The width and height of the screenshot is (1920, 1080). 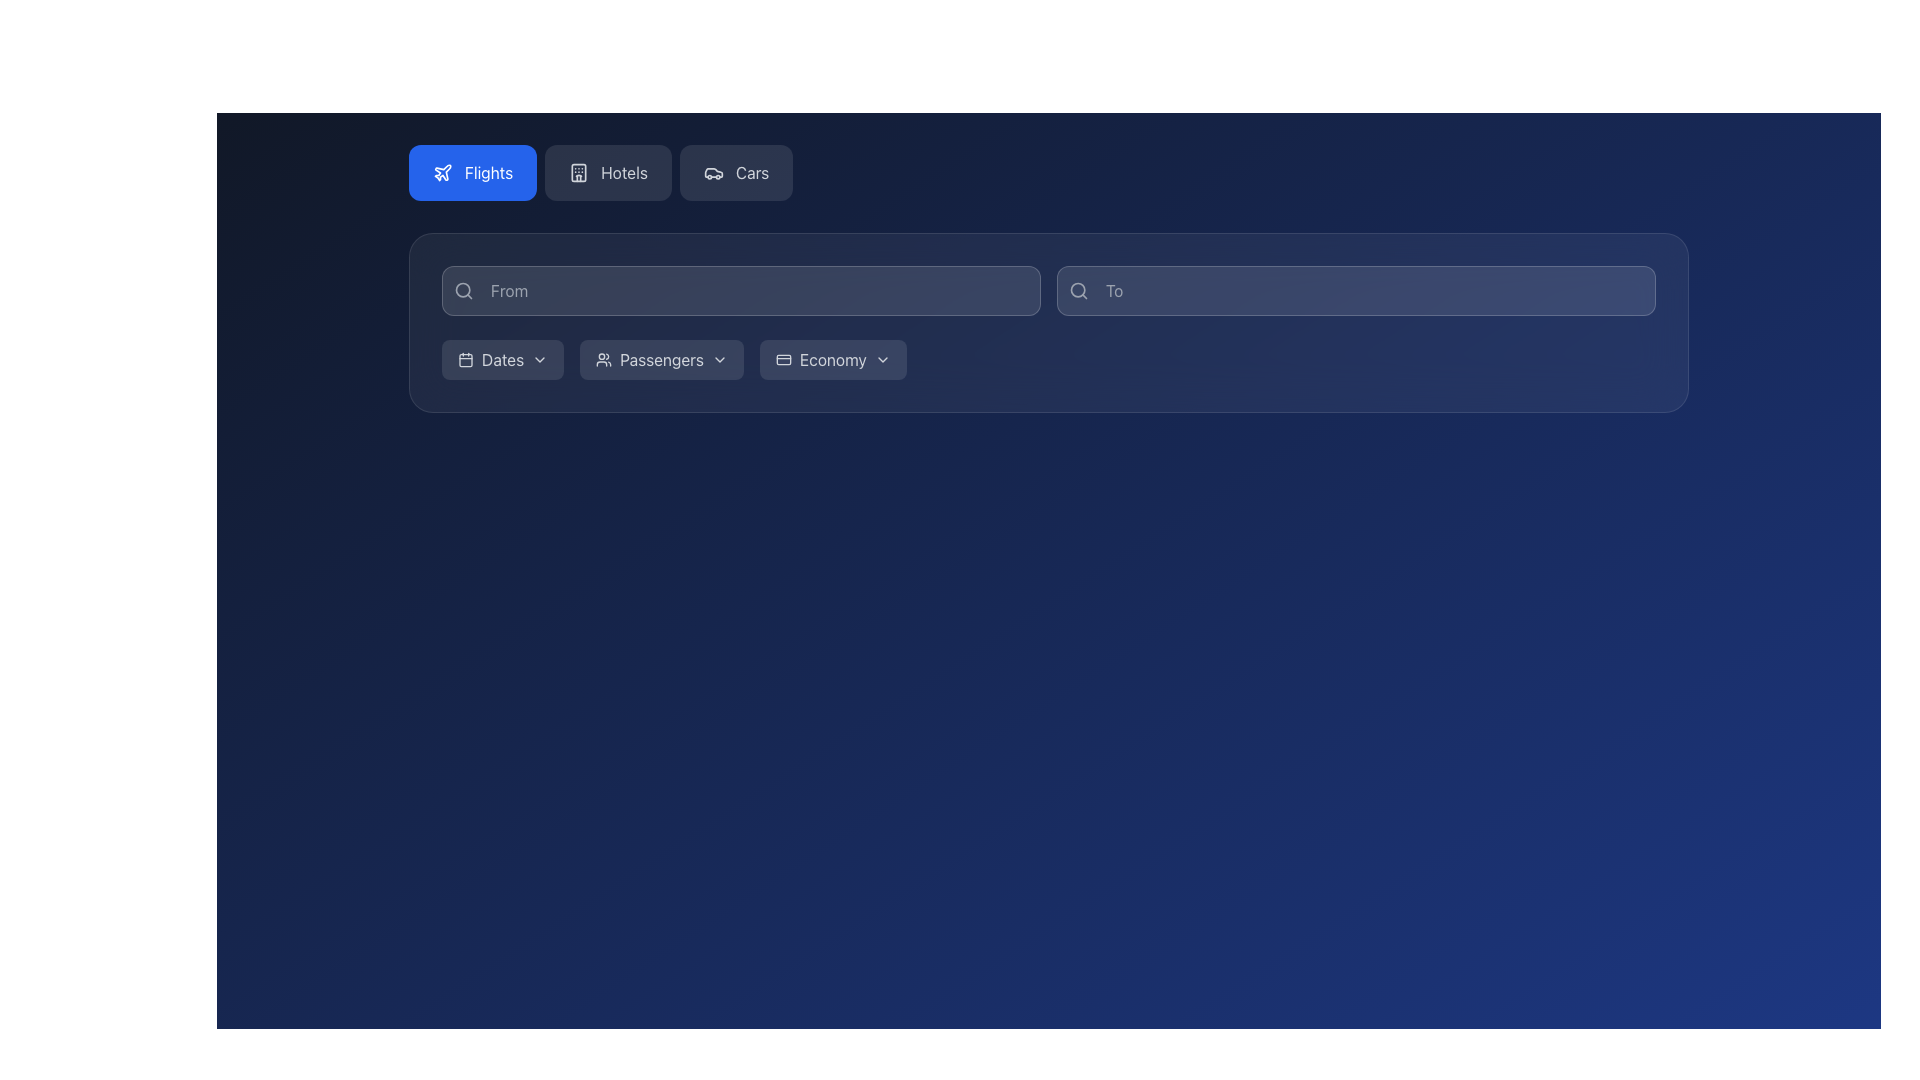 What do you see at coordinates (720, 358) in the screenshot?
I see `the downward-pointing chevron icon next to the 'Passengers' button, which is styled in gray and has a triangular design` at bounding box center [720, 358].